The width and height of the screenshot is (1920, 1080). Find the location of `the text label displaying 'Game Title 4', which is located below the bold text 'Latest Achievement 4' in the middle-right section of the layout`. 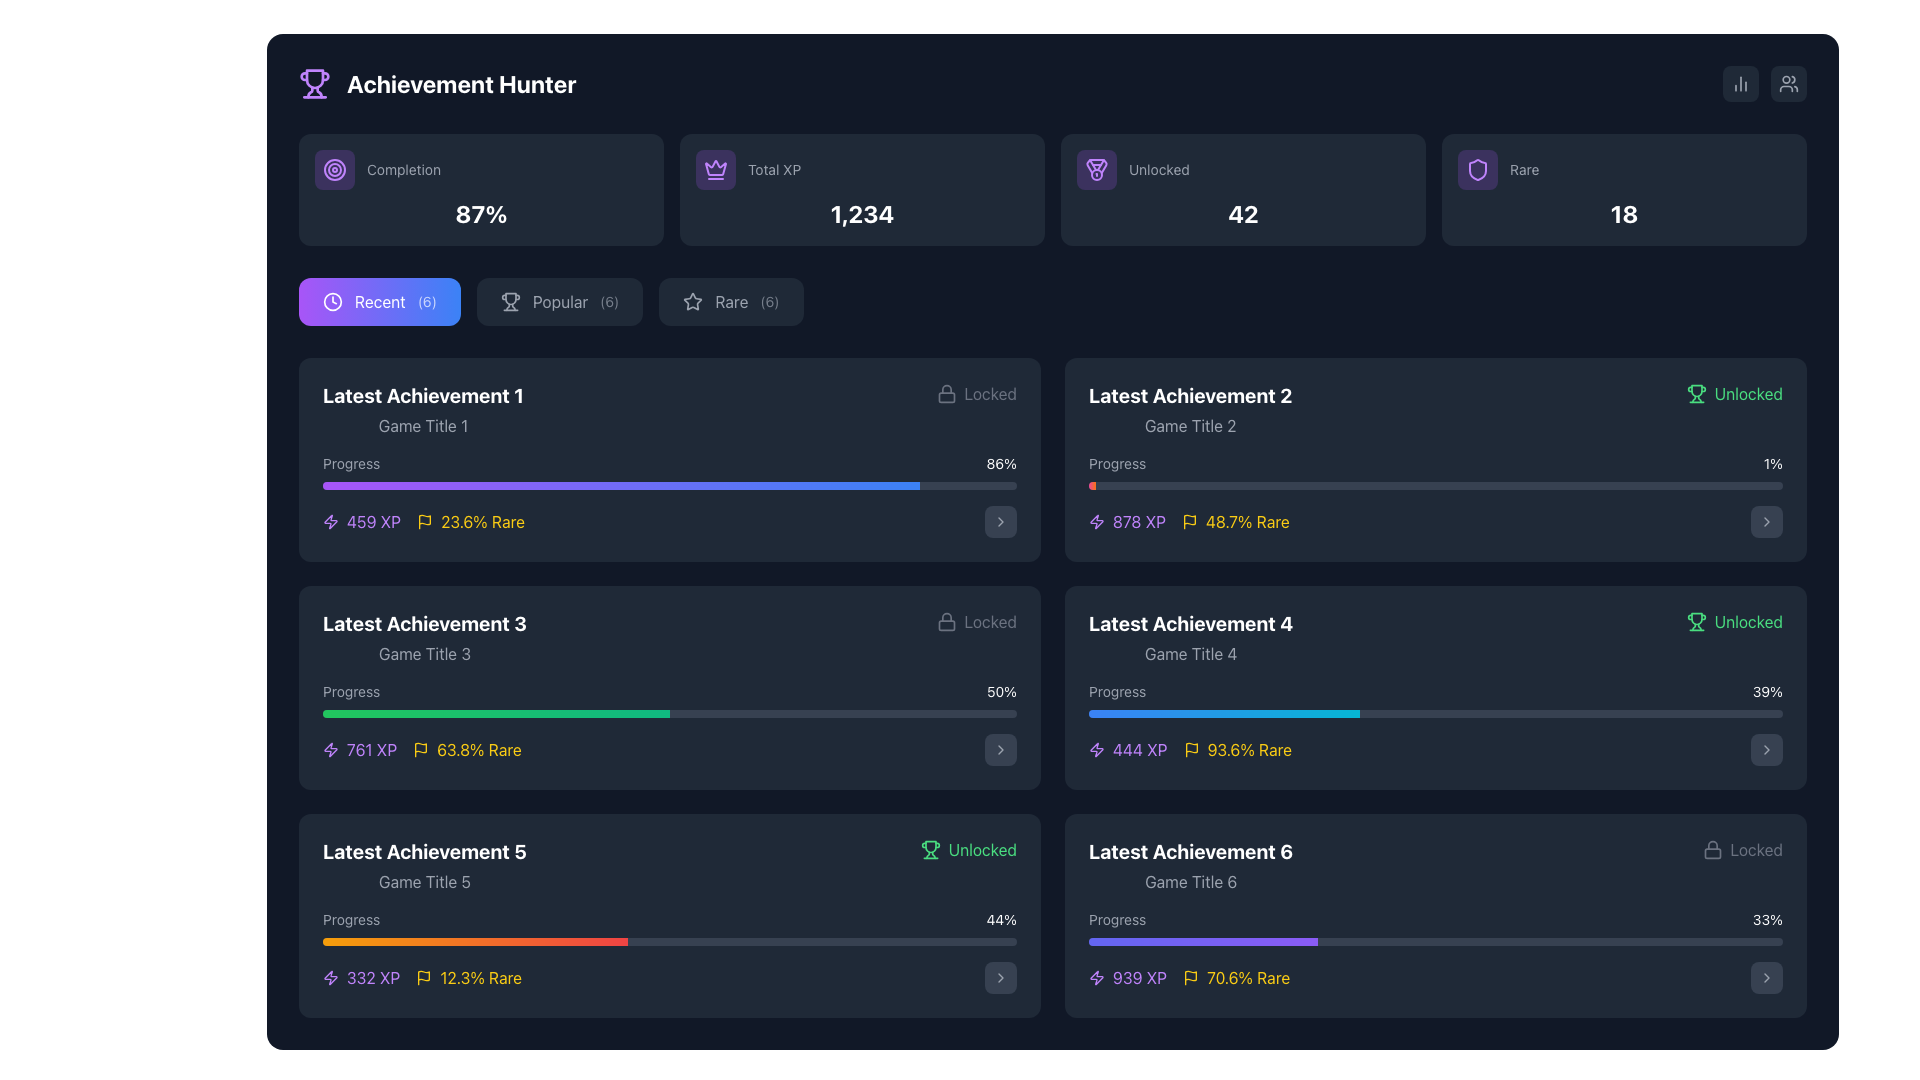

the text label displaying 'Game Title 4', which is located below the bold text 'Latest Achievement 4' in the middle-right section of the layout is located at coordinates (1191, 654).